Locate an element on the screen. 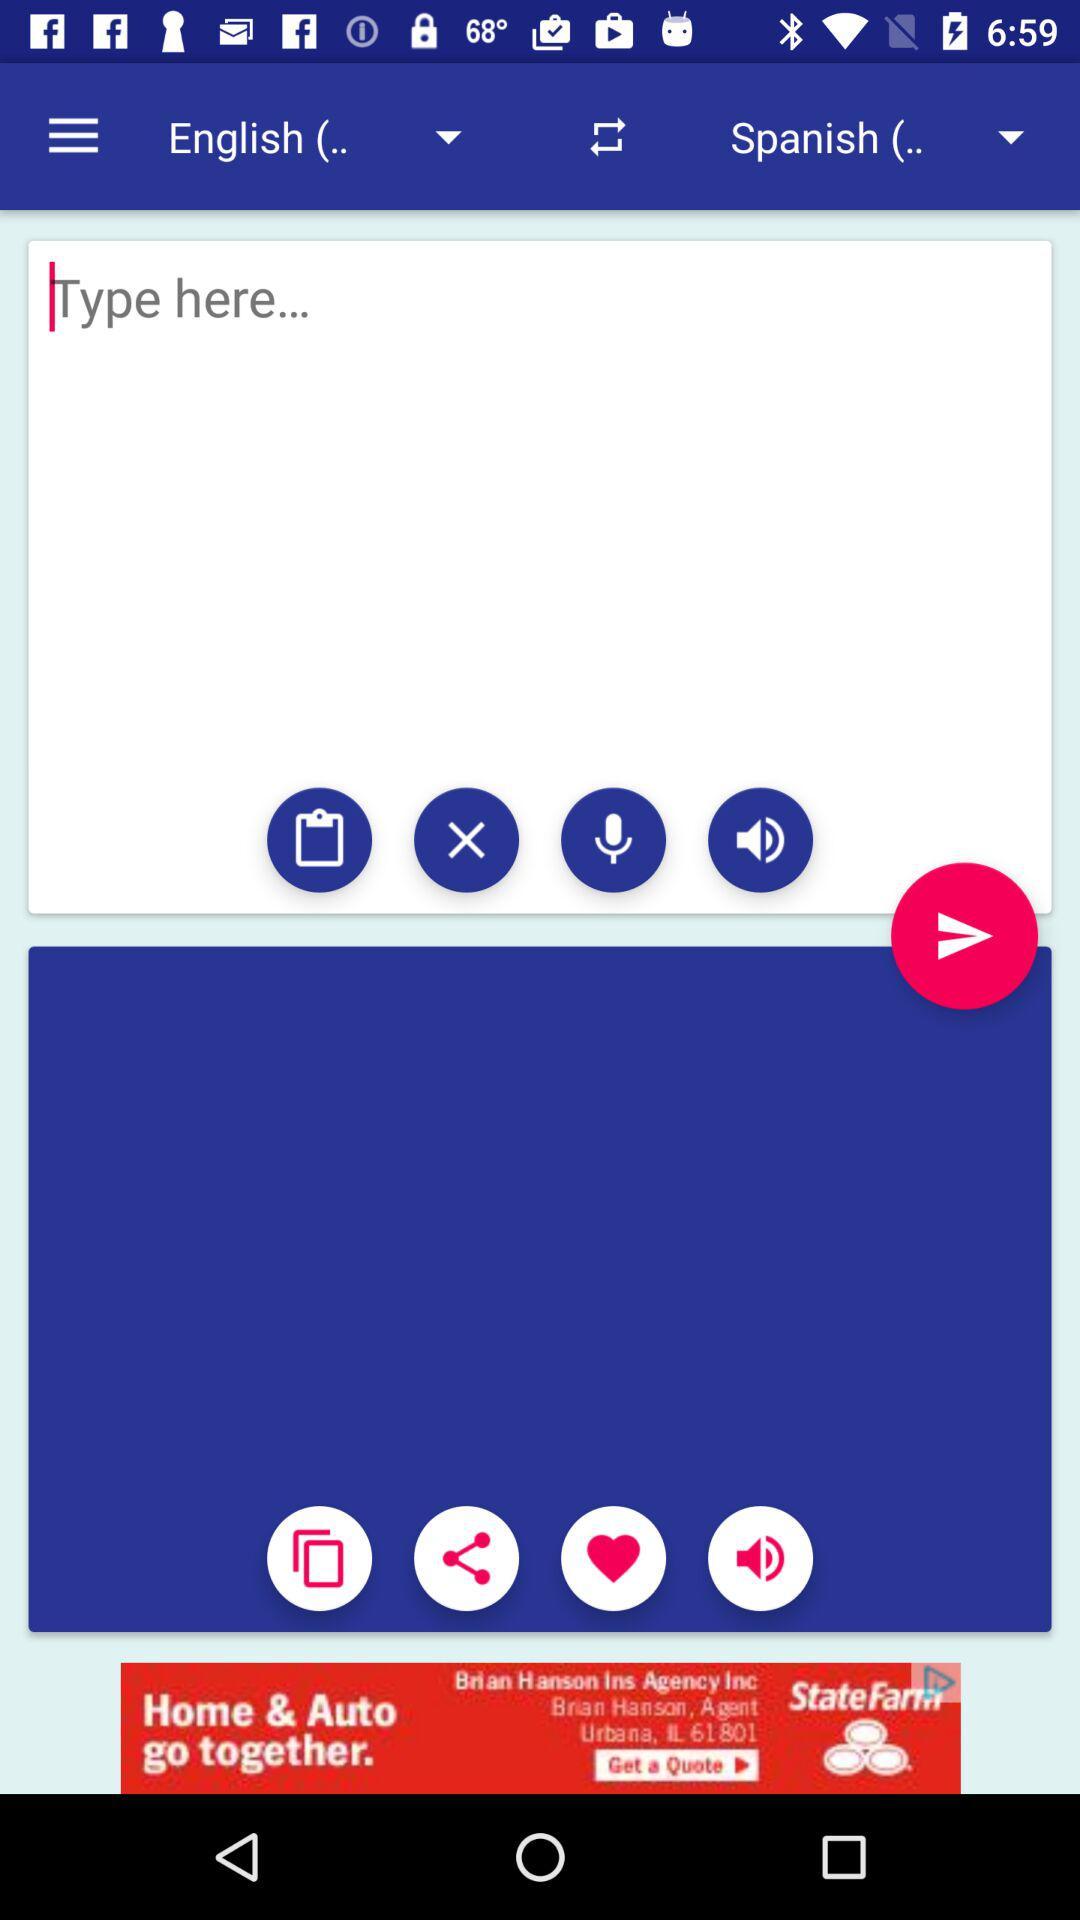 Image resolution: width=1080 pixels, height=1920 pixels. paste from clipboard is located at coordinates (318, 840).